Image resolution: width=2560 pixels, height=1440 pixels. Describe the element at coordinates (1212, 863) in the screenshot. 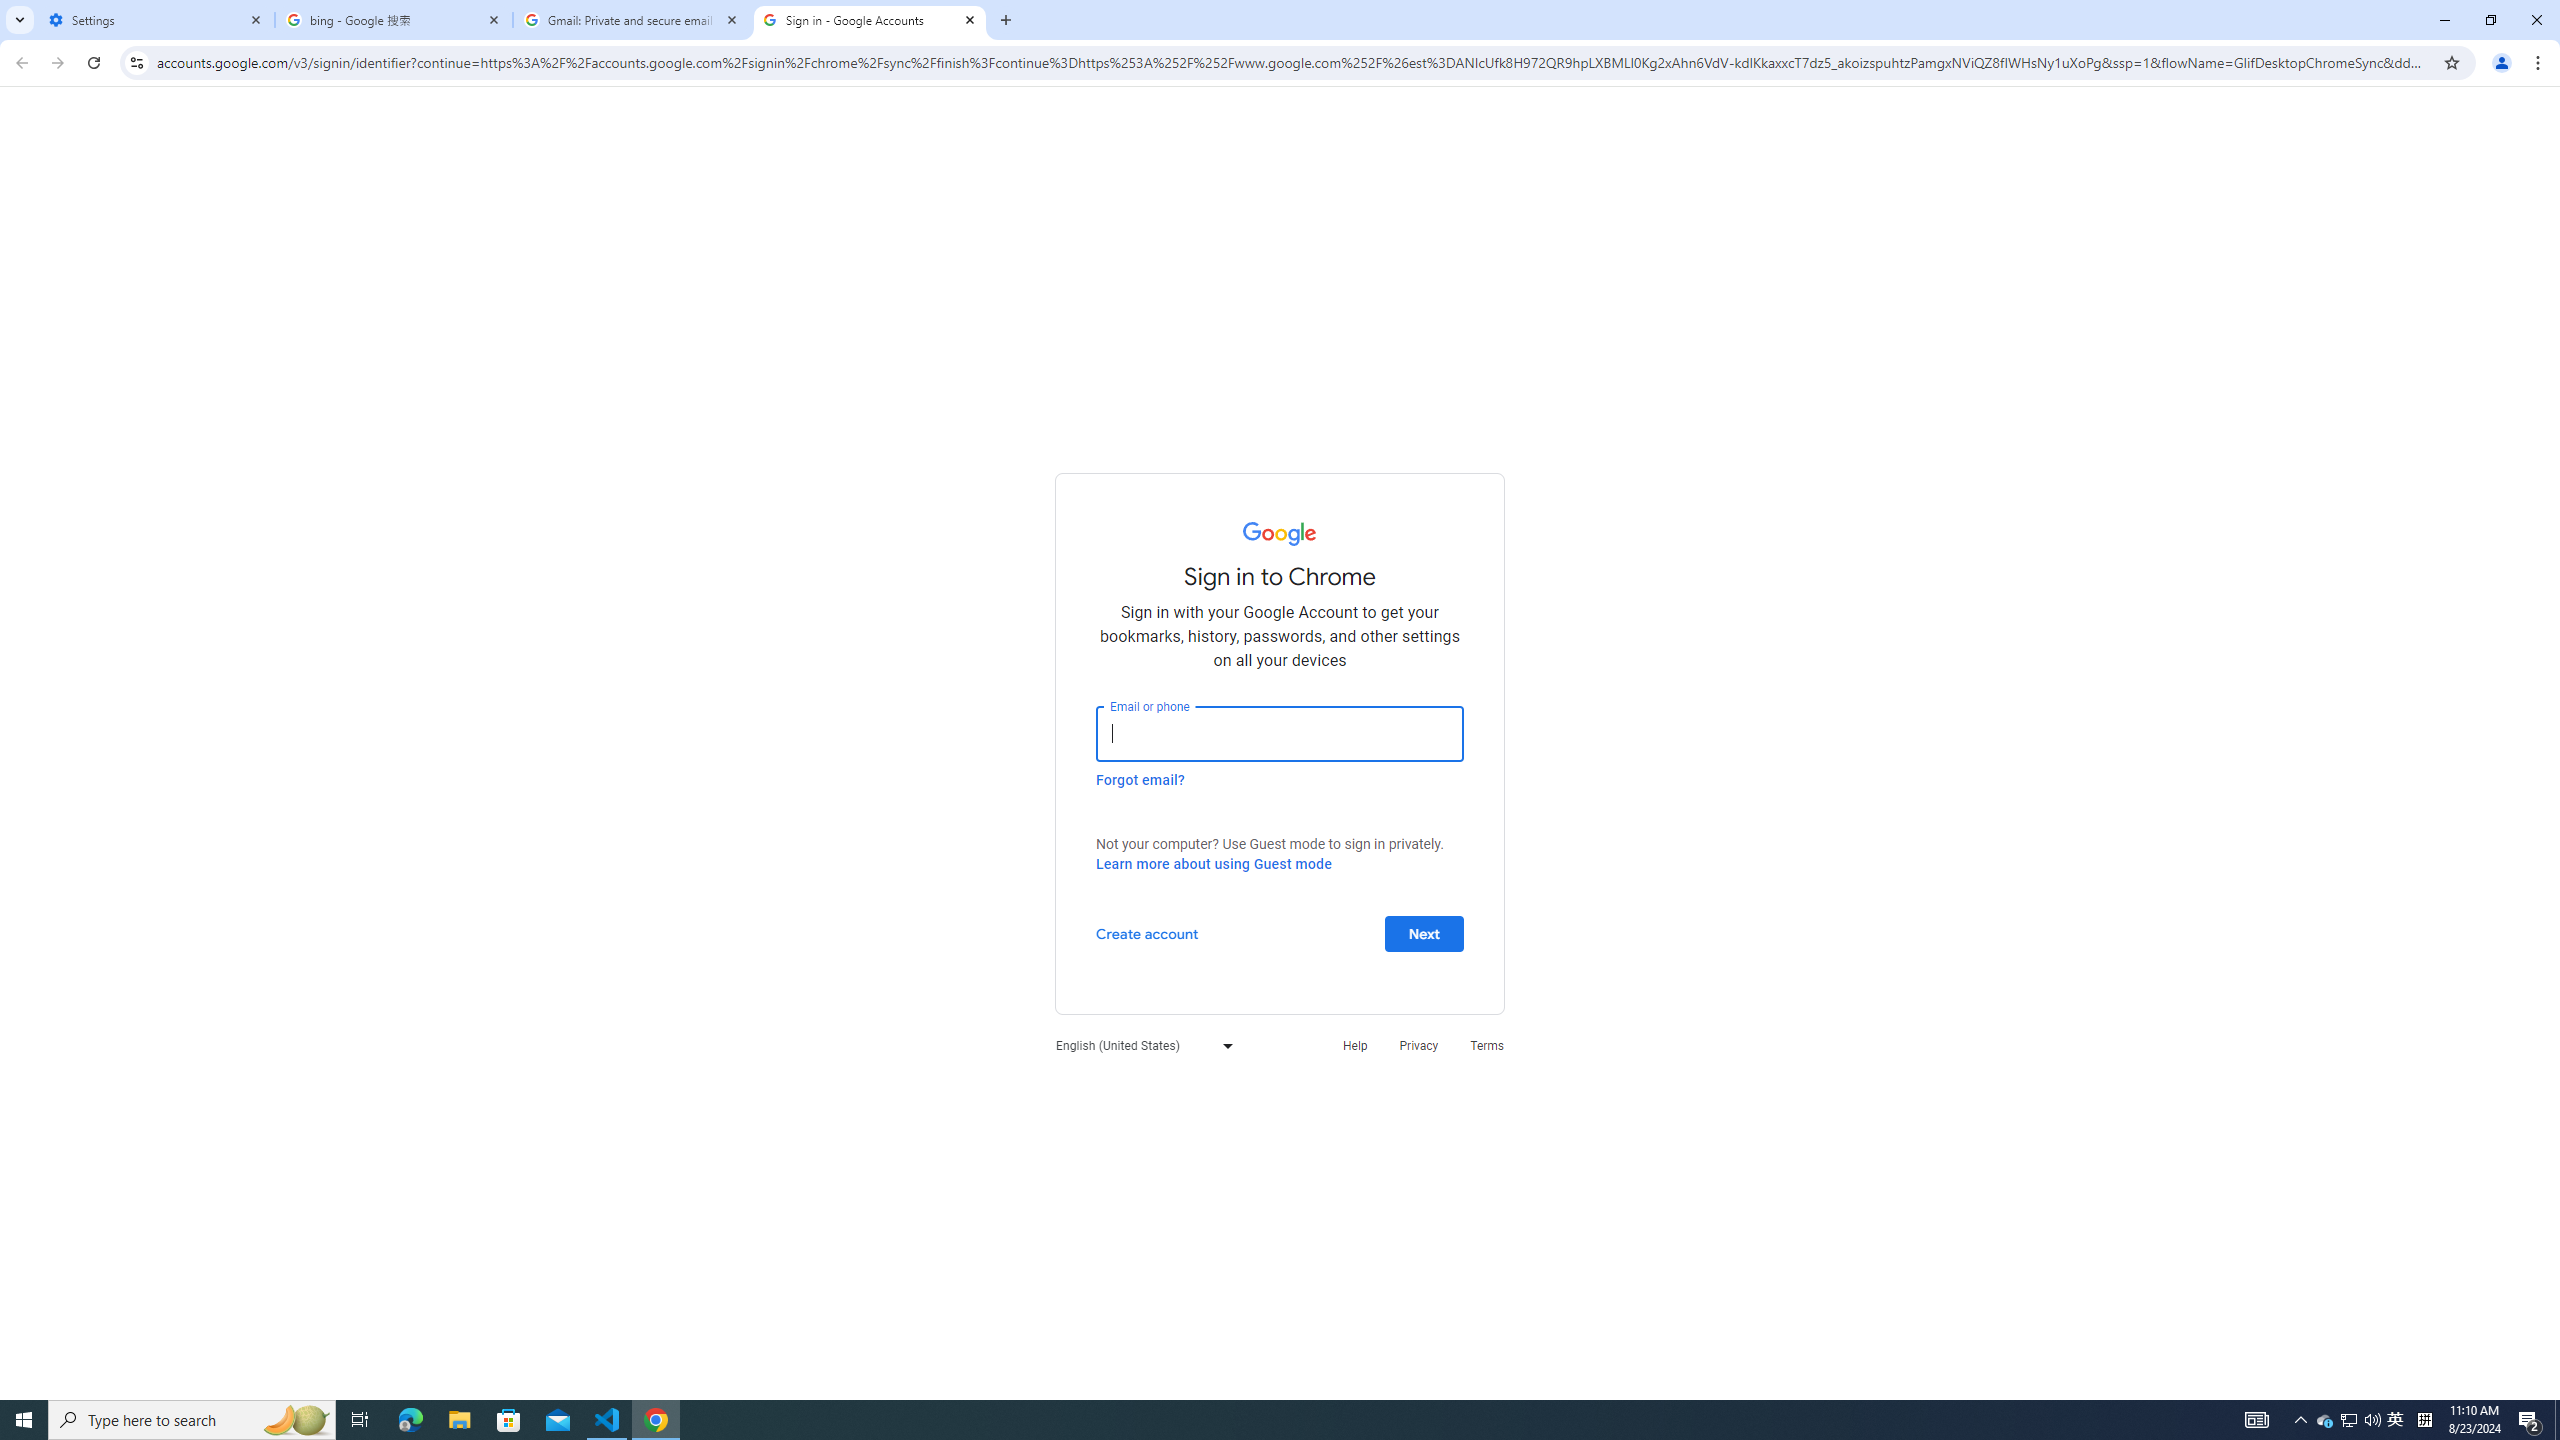

I see `'Learn more about using Guest mode'` at that location.